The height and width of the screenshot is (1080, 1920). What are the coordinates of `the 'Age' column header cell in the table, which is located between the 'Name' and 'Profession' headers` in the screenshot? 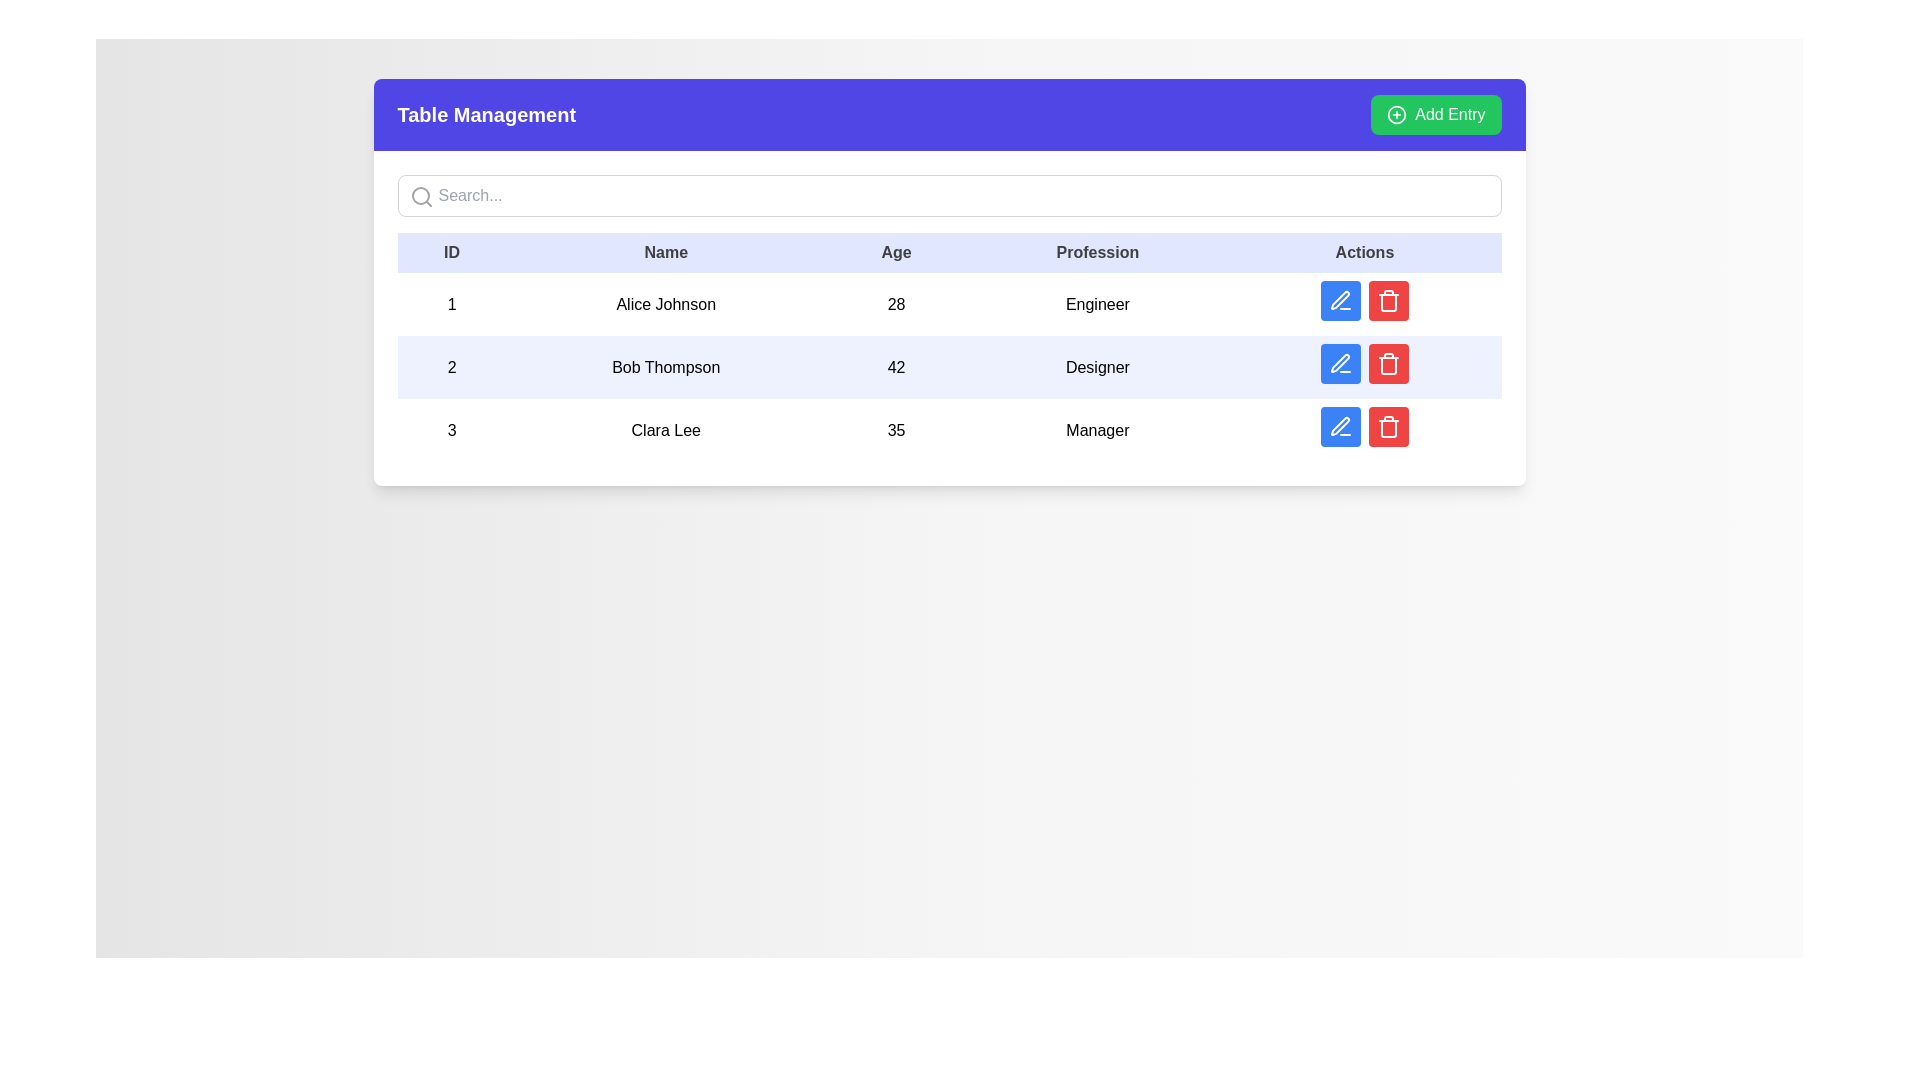 It's located at (895, 252).